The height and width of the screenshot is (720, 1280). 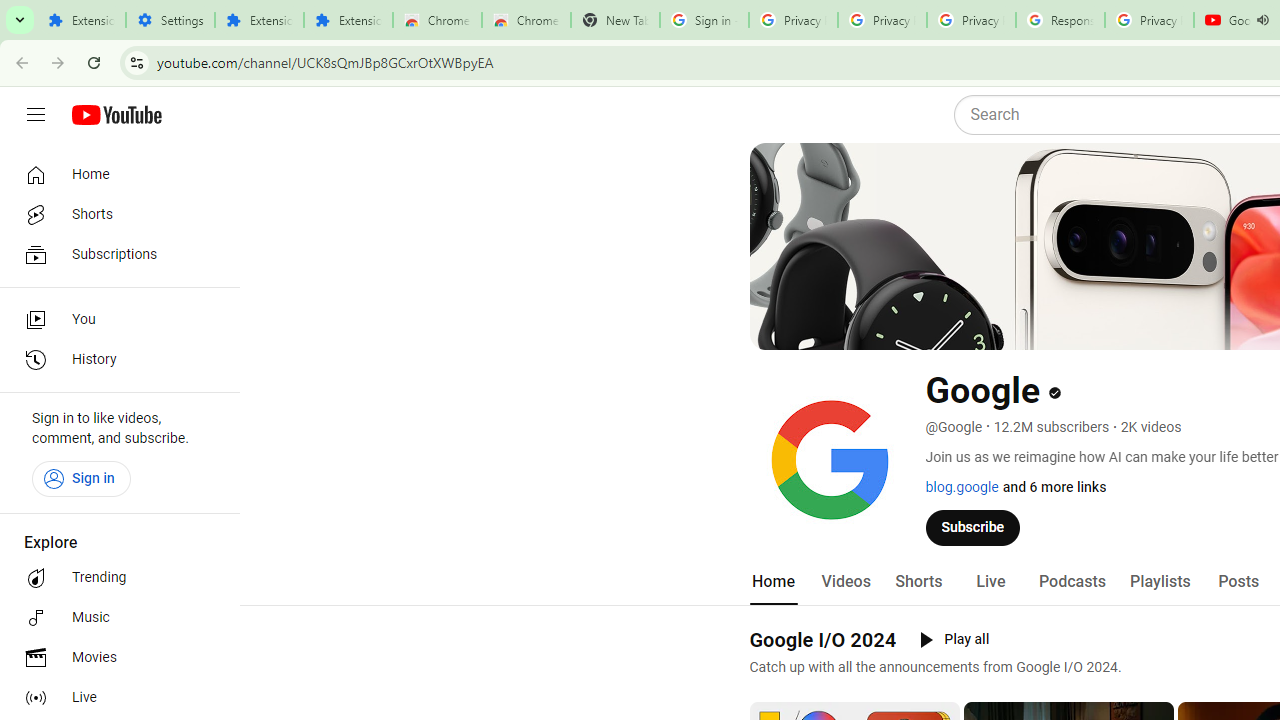 What do you see at coordinates (953, 640) in the screenshot?
I see `'Play all'` at bounding box center [953, 640].